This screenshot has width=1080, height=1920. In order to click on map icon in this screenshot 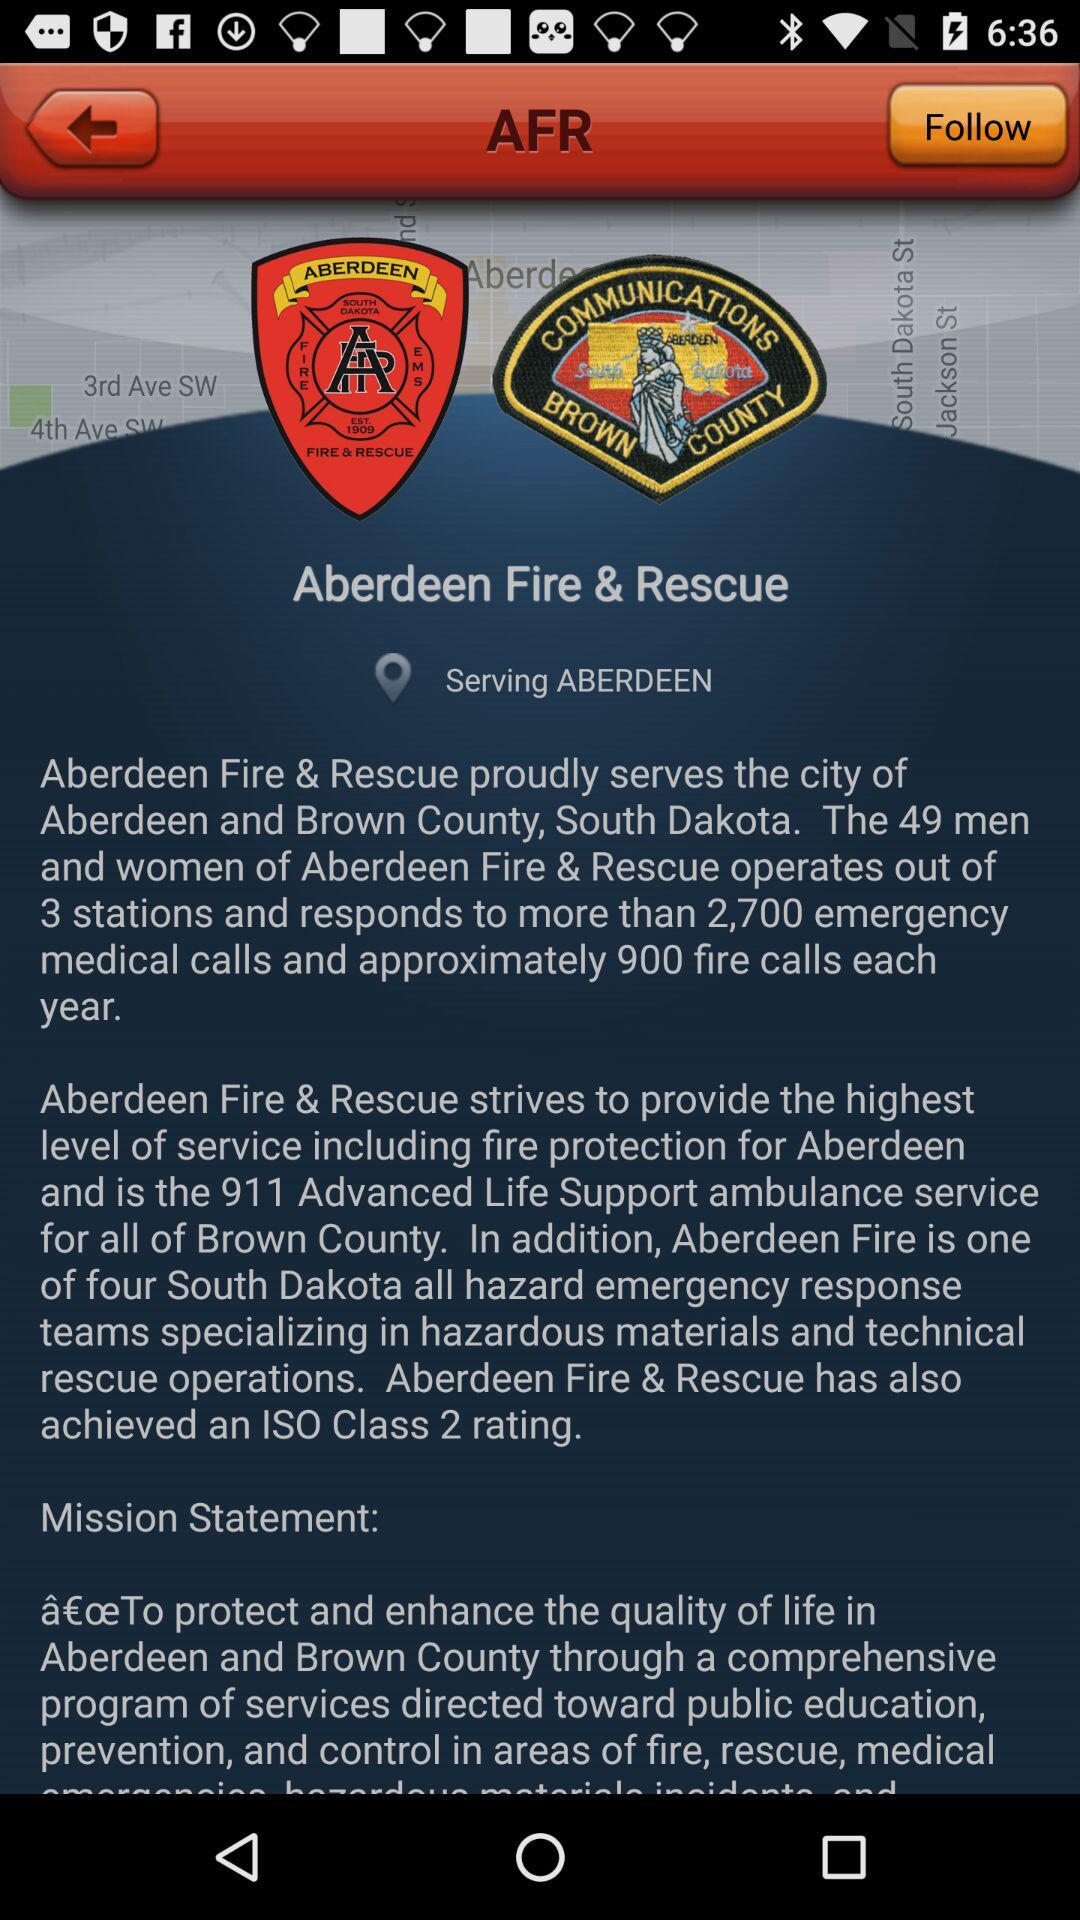, I will do `click(393, 679)`.